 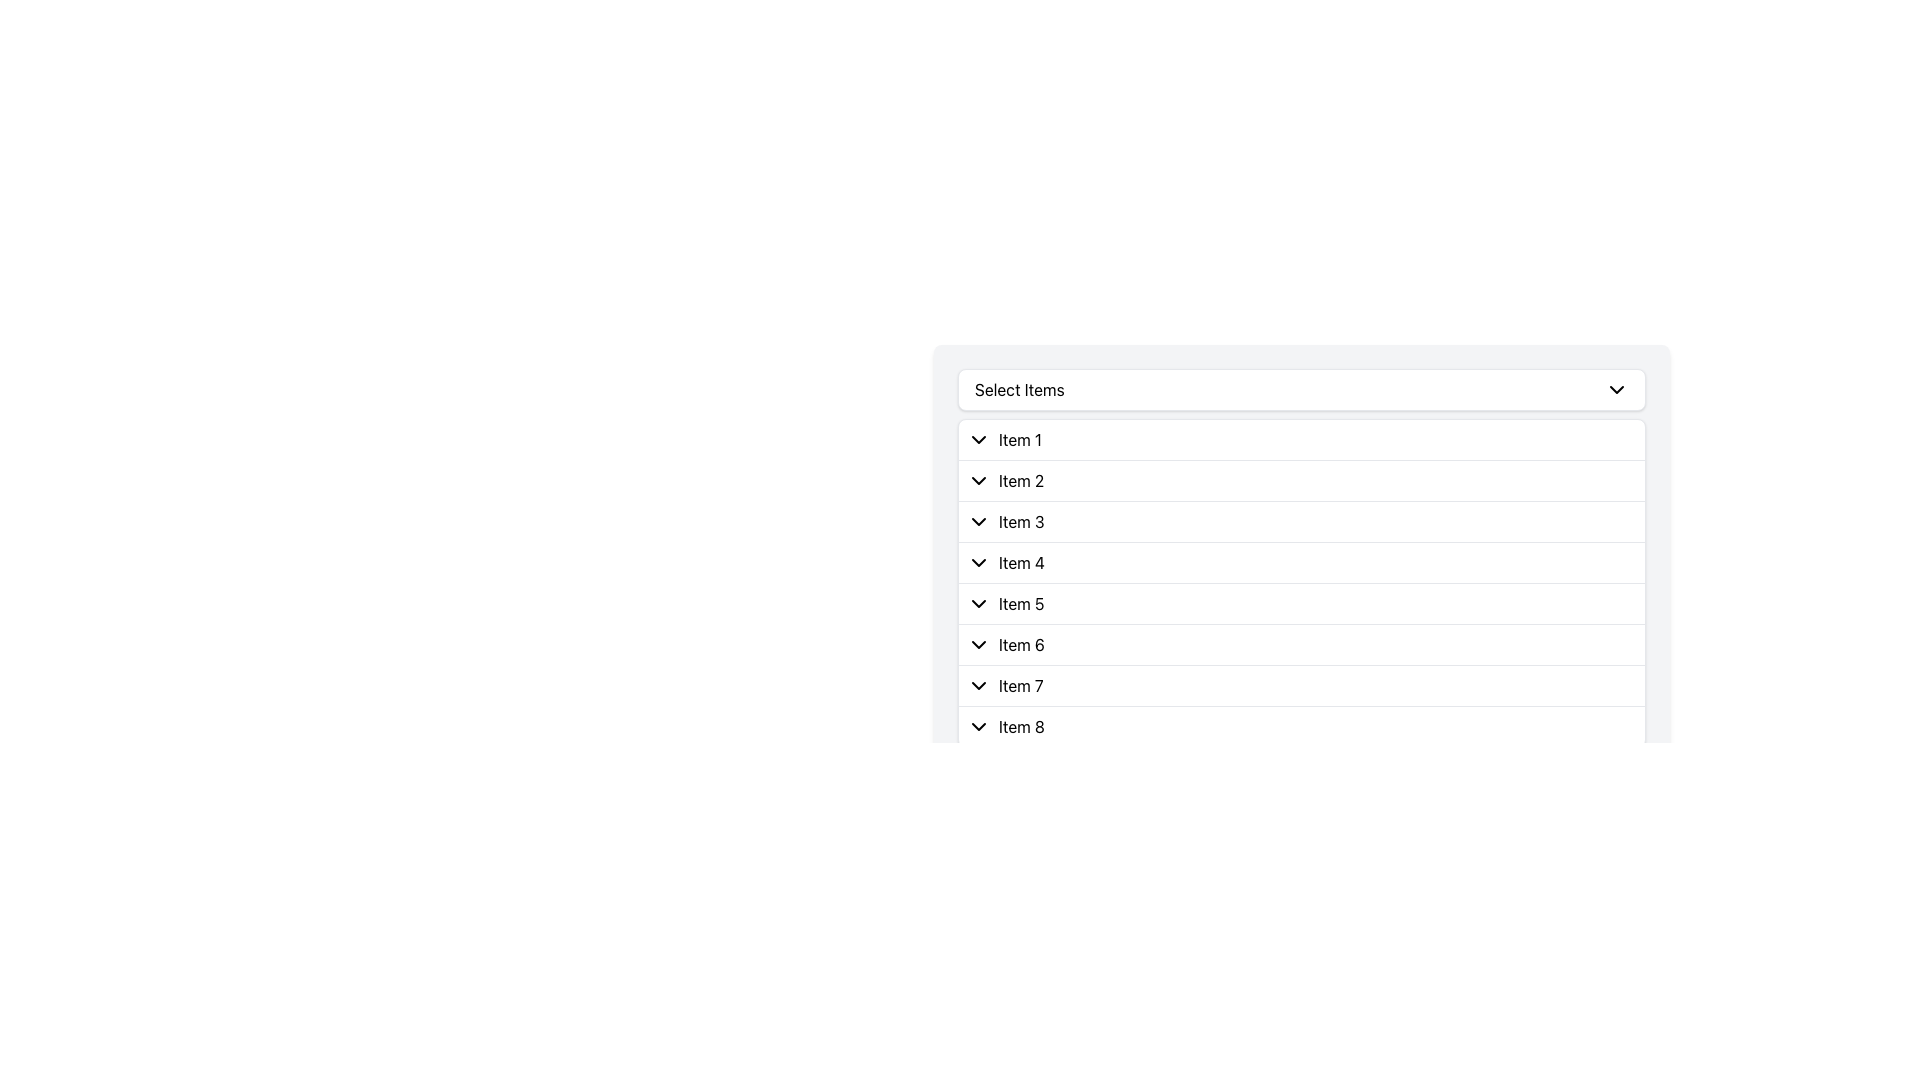 I want to click on the text label representing the fifth item in a list within a dropdown interface, located to the right of an arrow icon, so click(x=1021, y=603).